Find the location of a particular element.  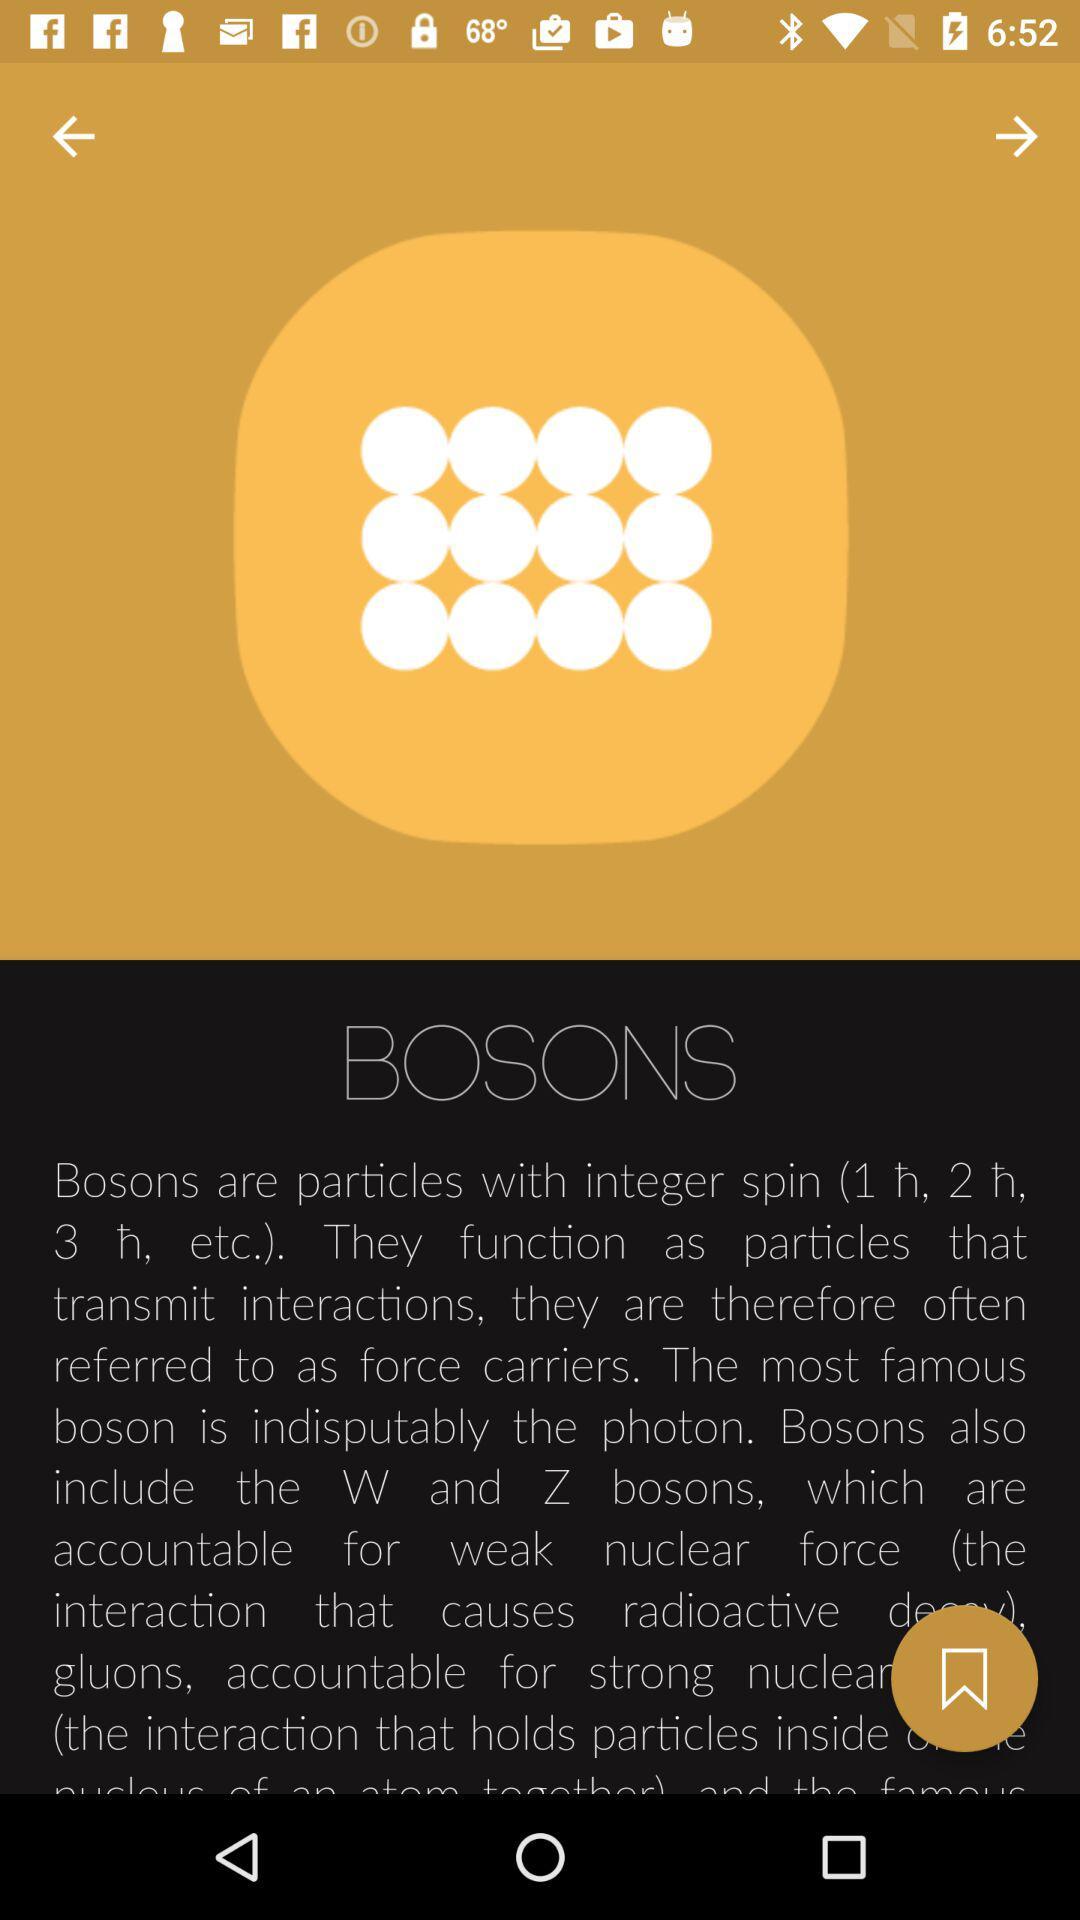

the bookmark icon is located at coordinates (963, 1678).